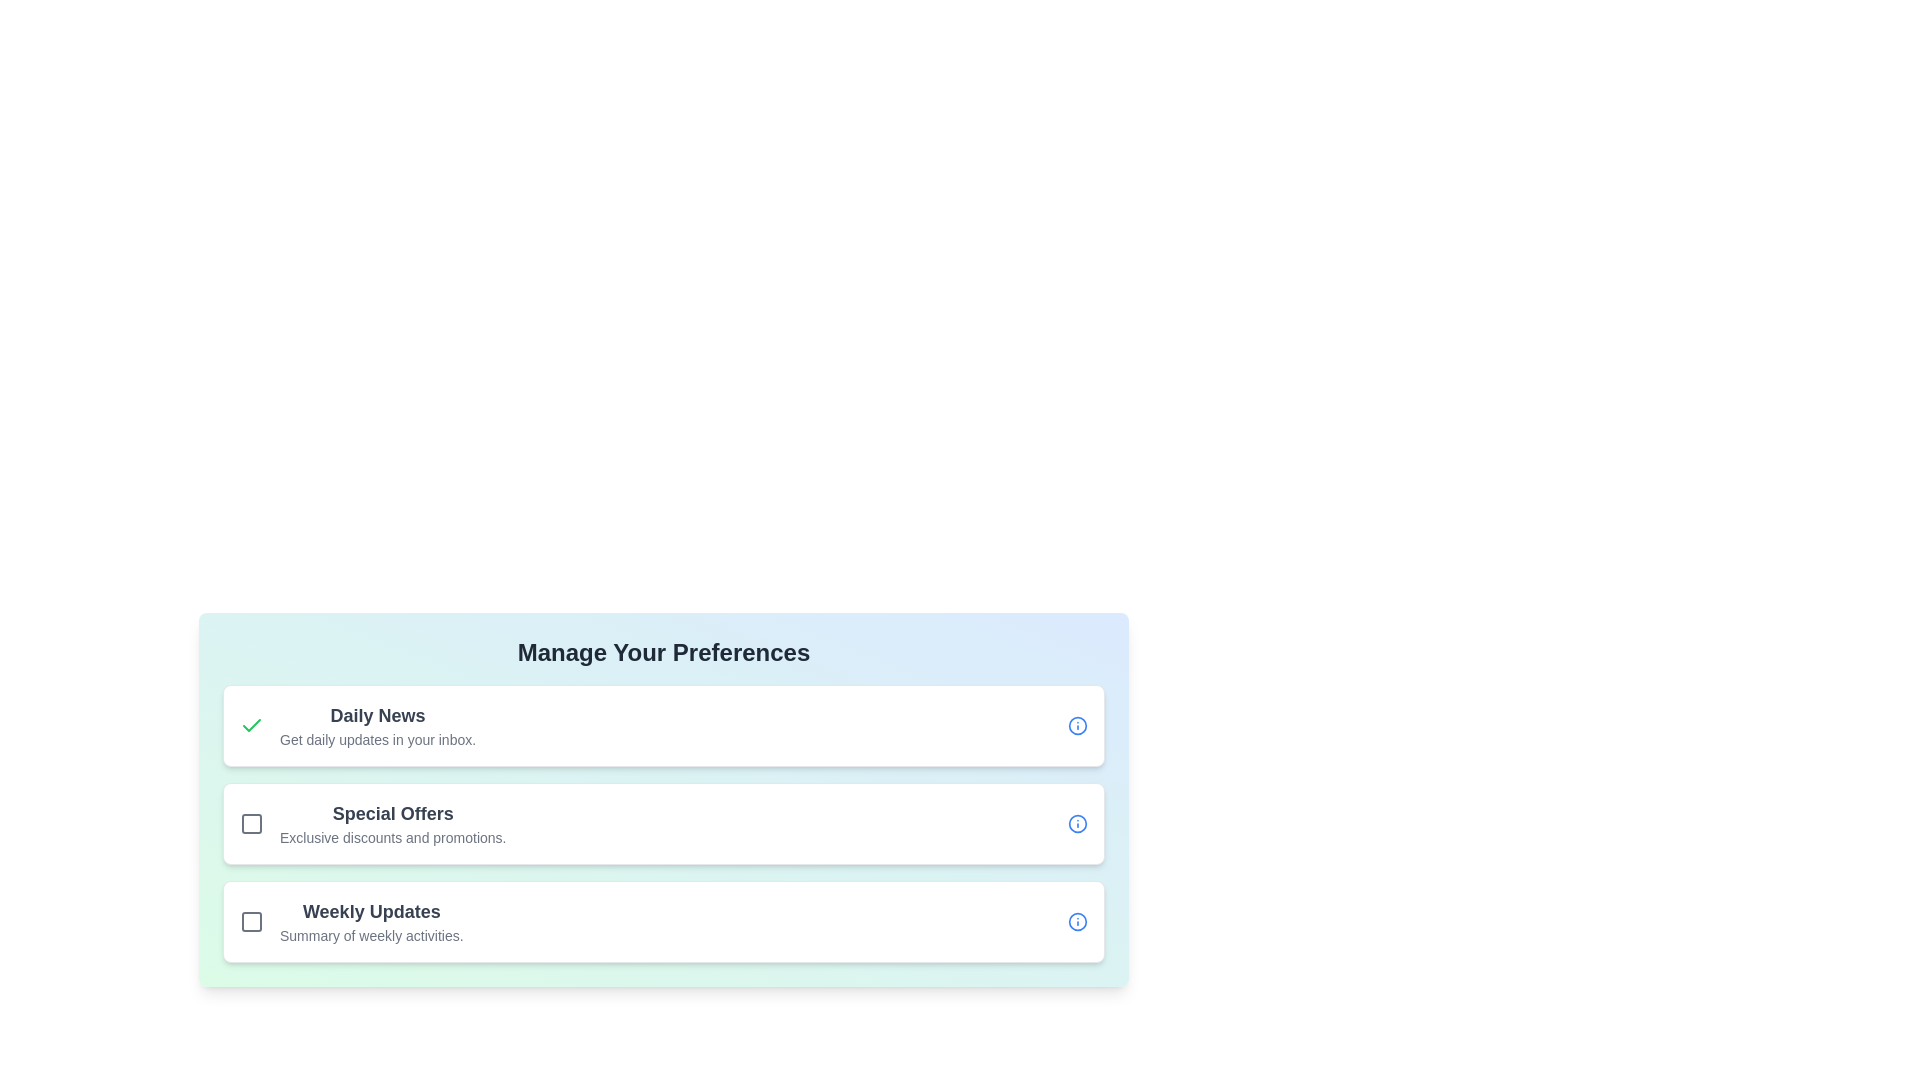 The width and height of the screenshot is (1920, 1080). I want to click on the descriptive text that provides details about the 'Special Offers' option, located below the 'Special Offers' text in the 'Manage Your Preferences' section, so click(393, 837).